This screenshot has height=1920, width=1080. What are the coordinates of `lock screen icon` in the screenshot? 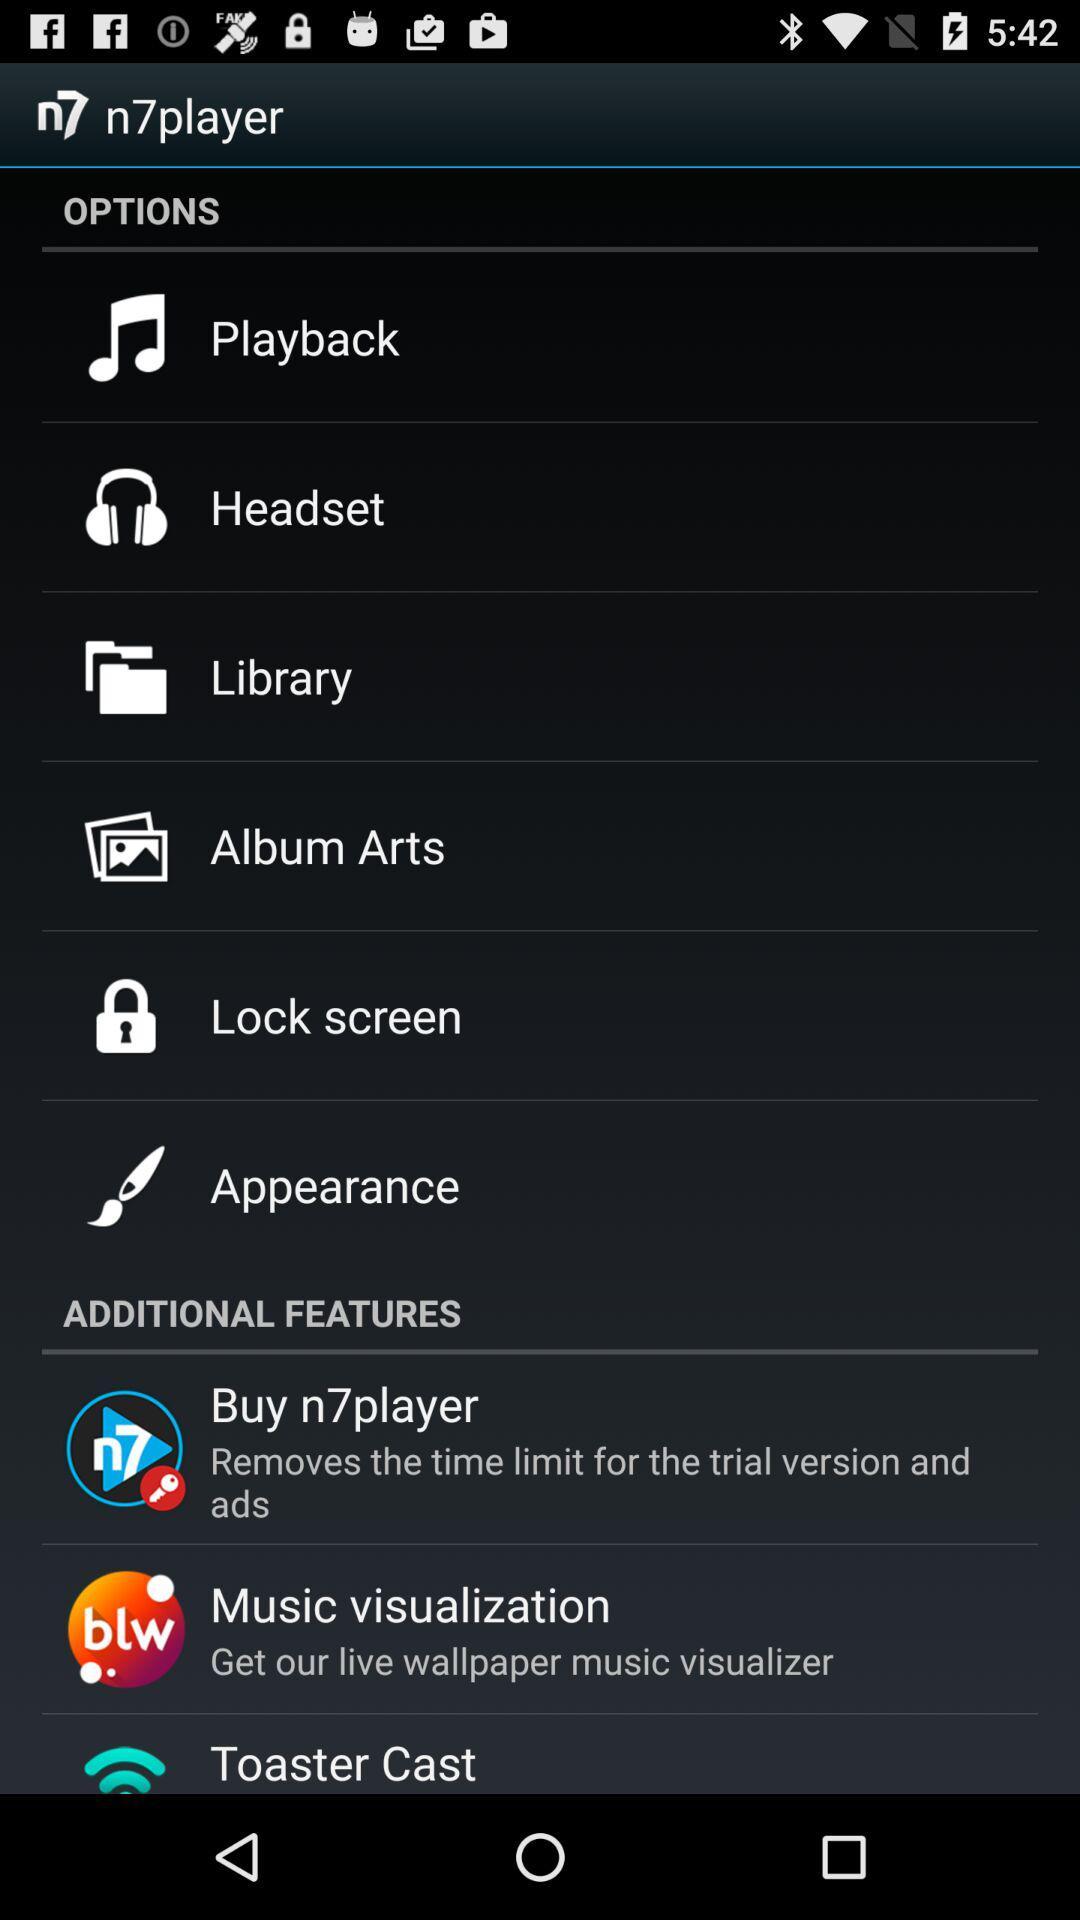 It's located at (335, 1015).